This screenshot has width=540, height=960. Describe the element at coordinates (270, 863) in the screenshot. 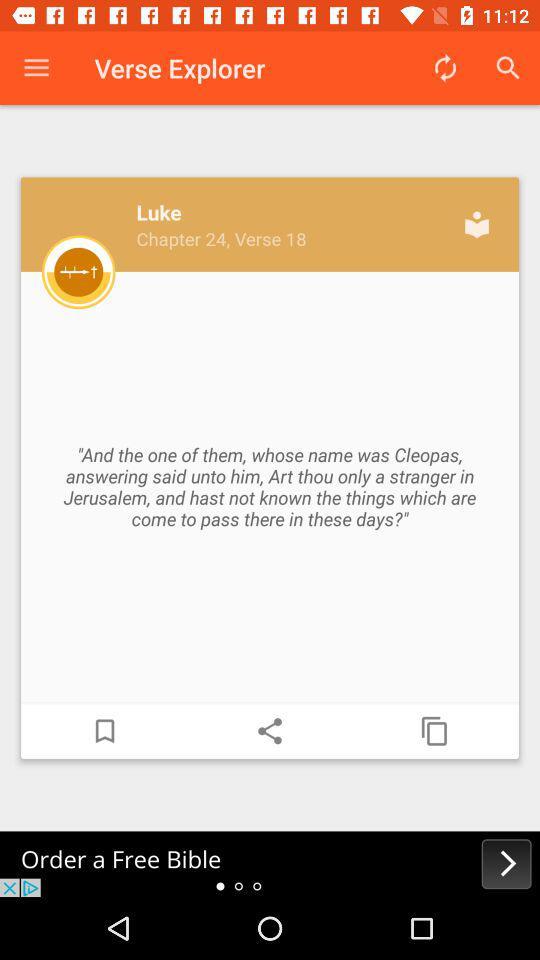

I see `order a free bible` at that location.